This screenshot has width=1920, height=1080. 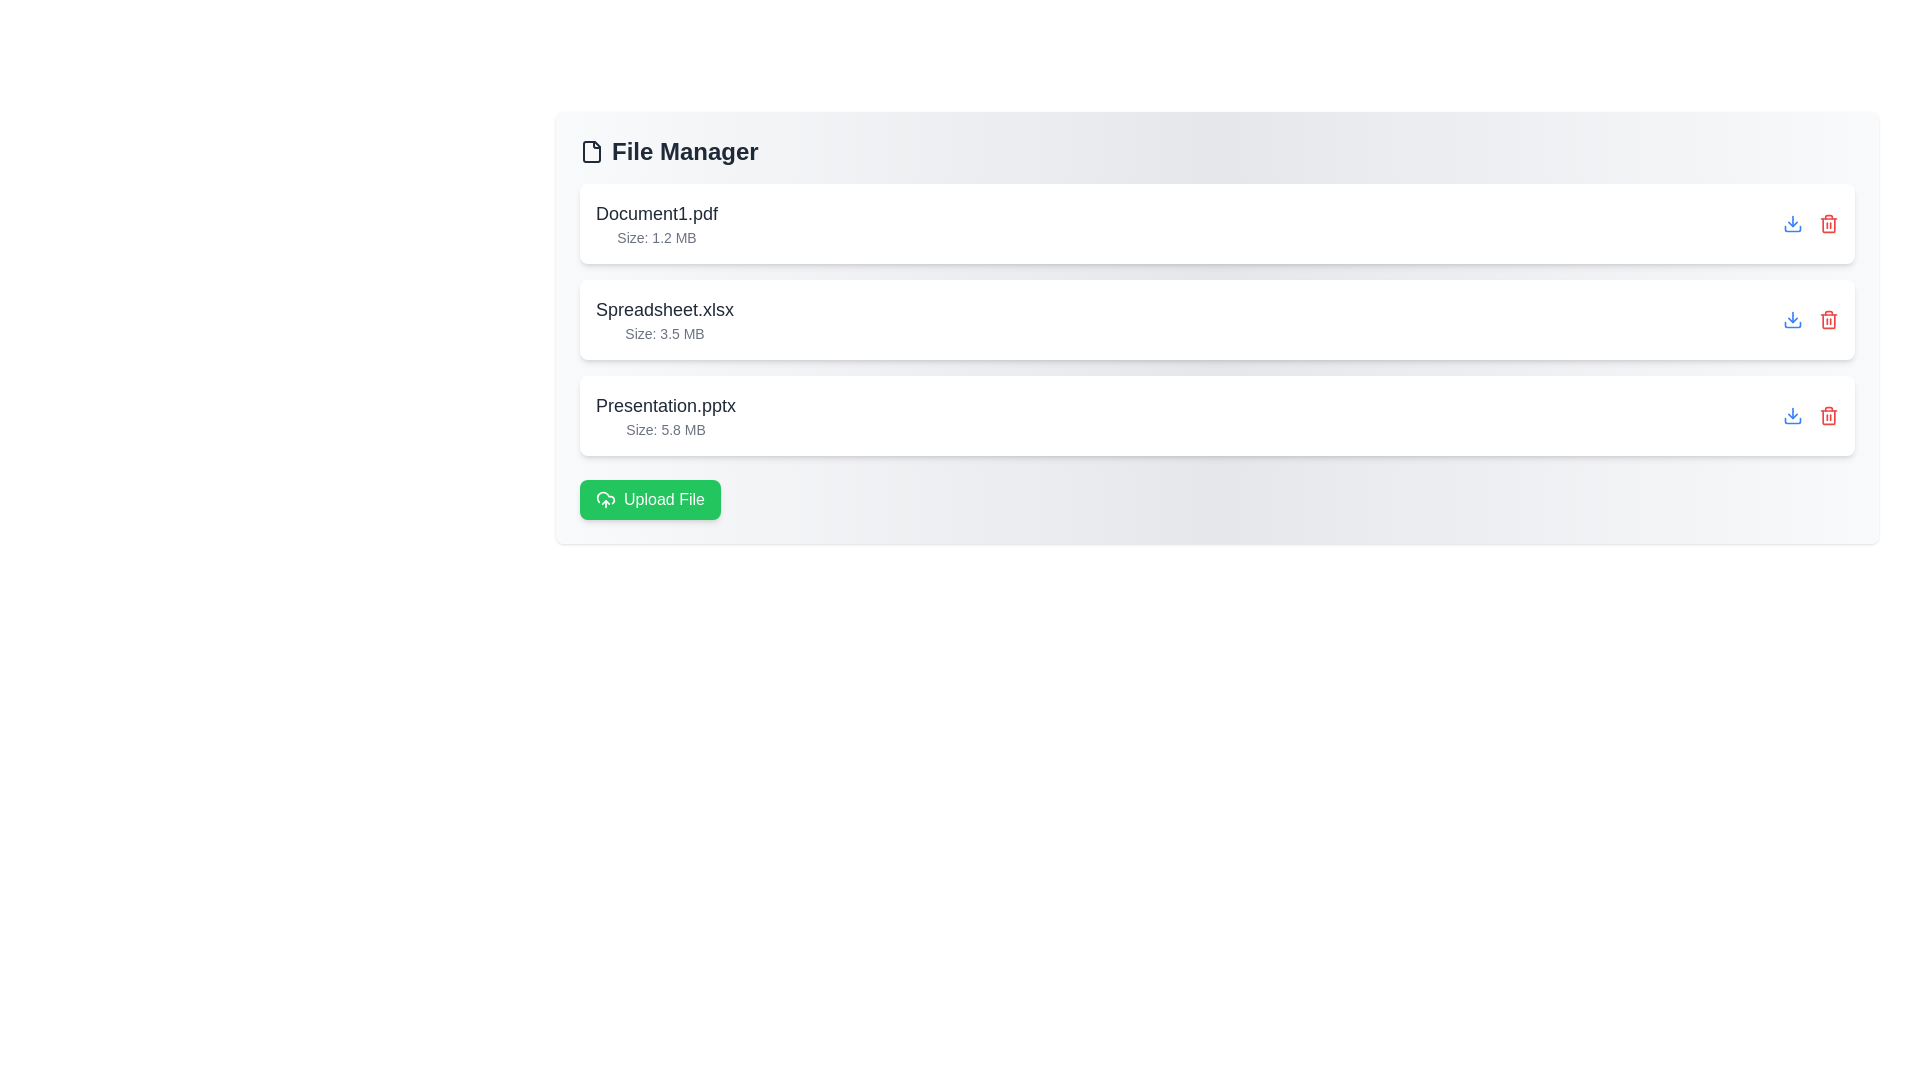 What do you see at coordinates (649, 499) in the screenshot?
I see `the 'Upload File' button to initiate the file upload process` at bounding box center [649, 499].